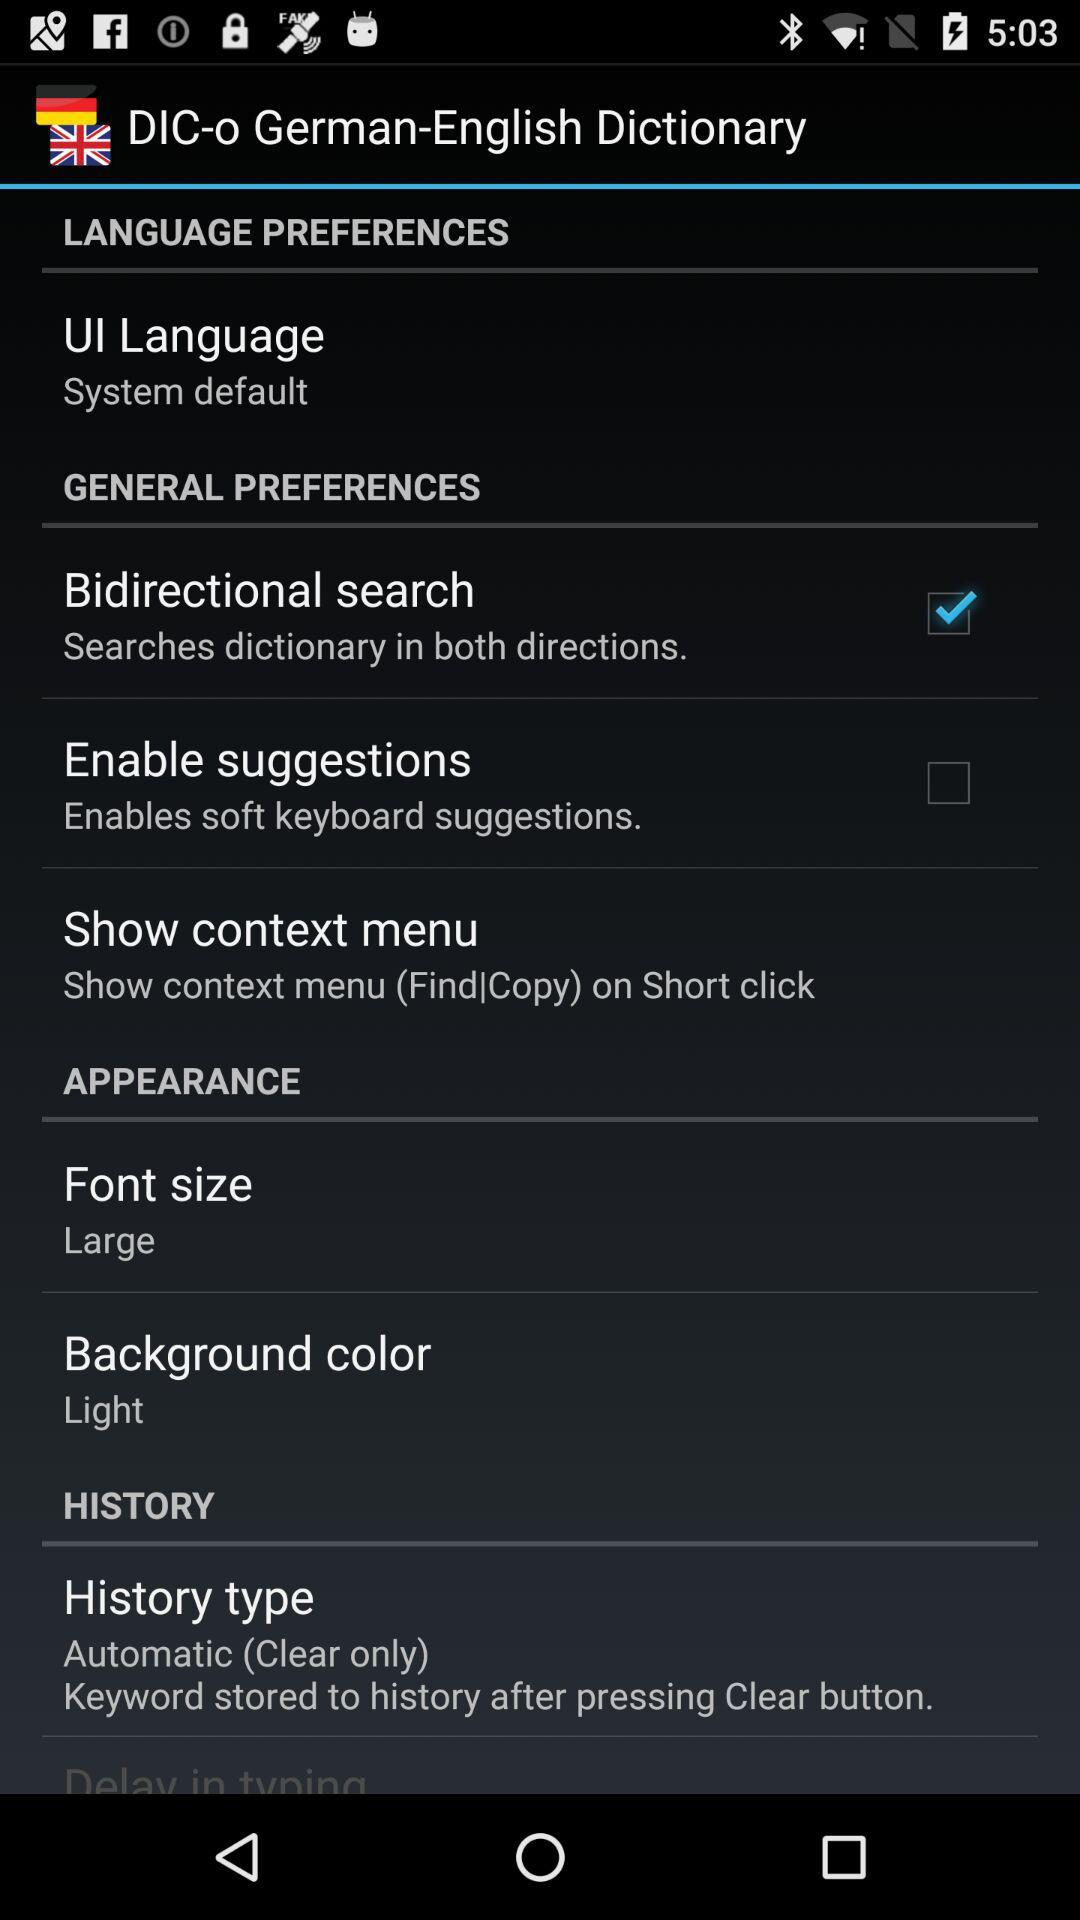 The width and height of the screenshot is (1080, 1920). What do you see at coordinates (540, 485) in the screenshot?
I see `general preferences item` at bounding box center [540, 485].